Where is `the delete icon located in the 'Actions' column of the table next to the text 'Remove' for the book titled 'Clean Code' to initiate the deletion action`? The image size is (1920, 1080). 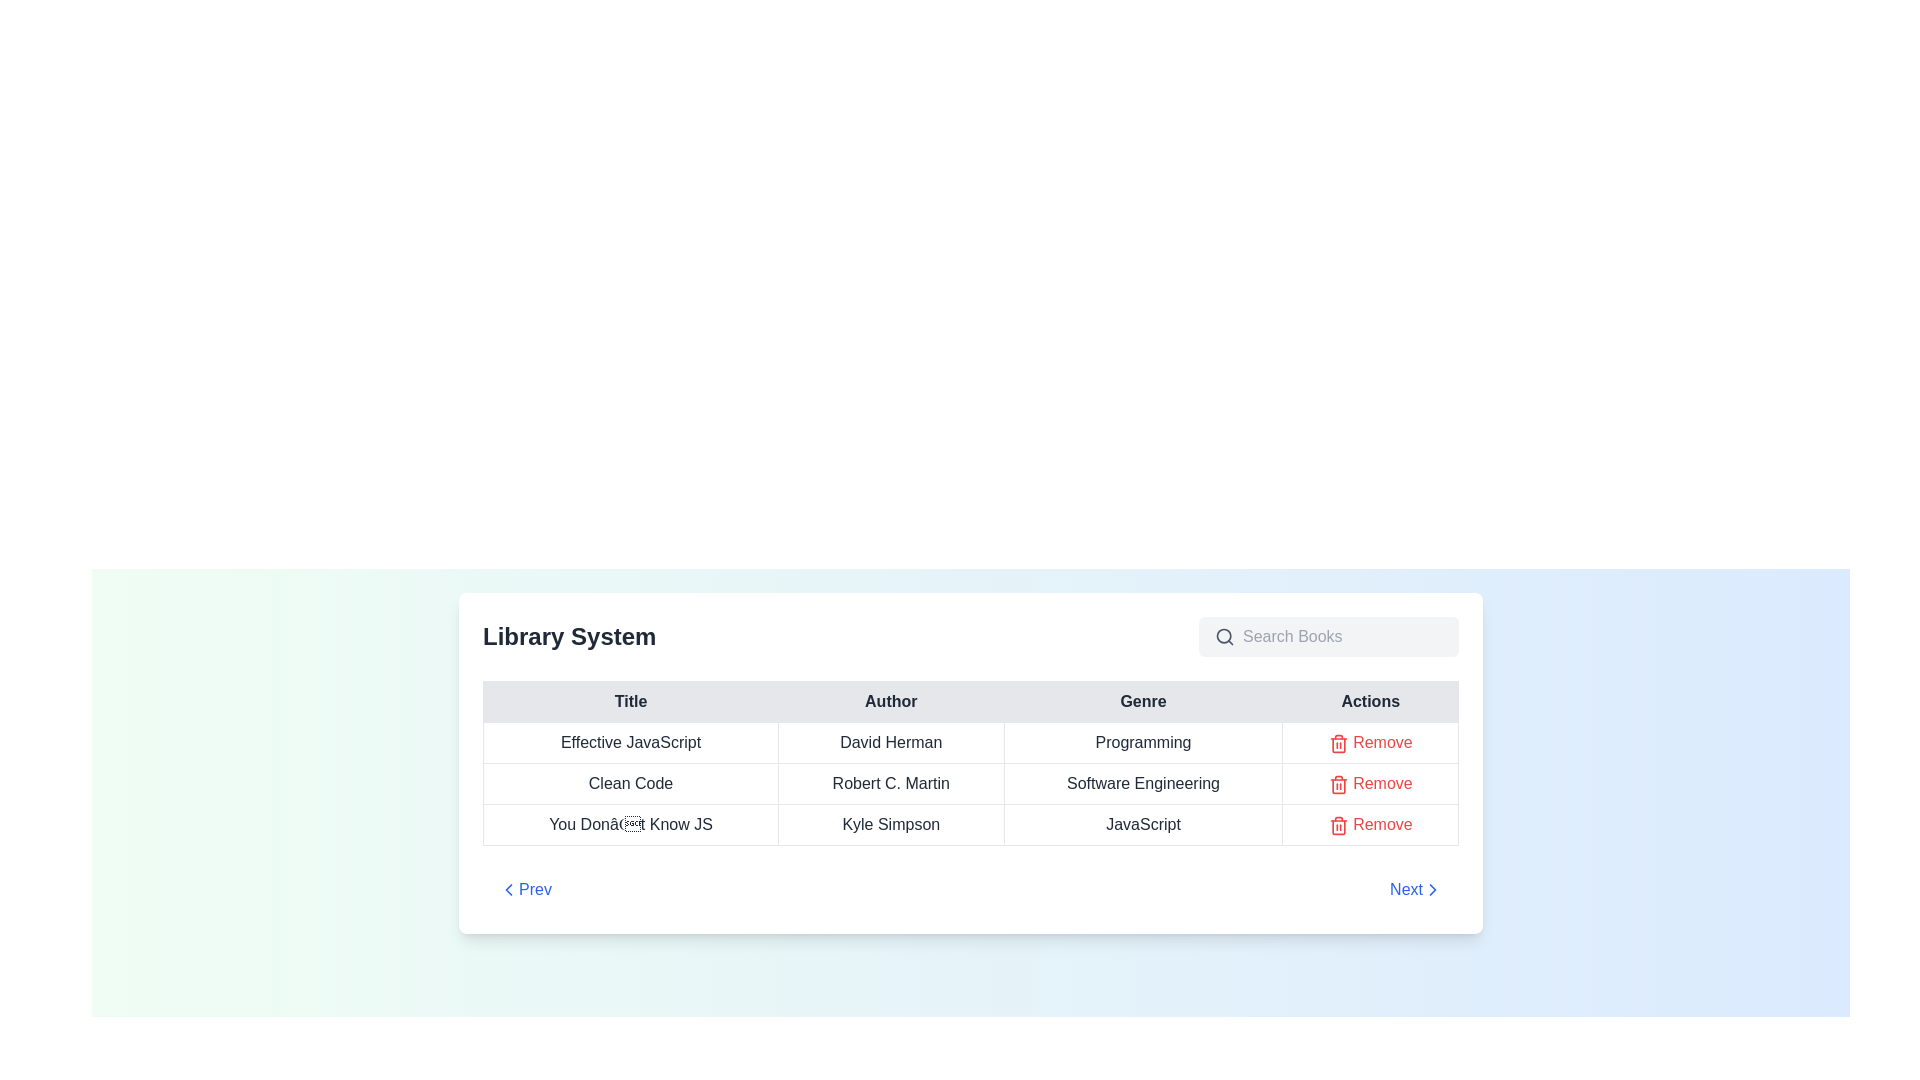 the delete icon located in the 'Actions' column of the table next to the text 'Remove' for the book titled 'Clean Code' to initiate the deletion action is located at coordinates (1338, 782).